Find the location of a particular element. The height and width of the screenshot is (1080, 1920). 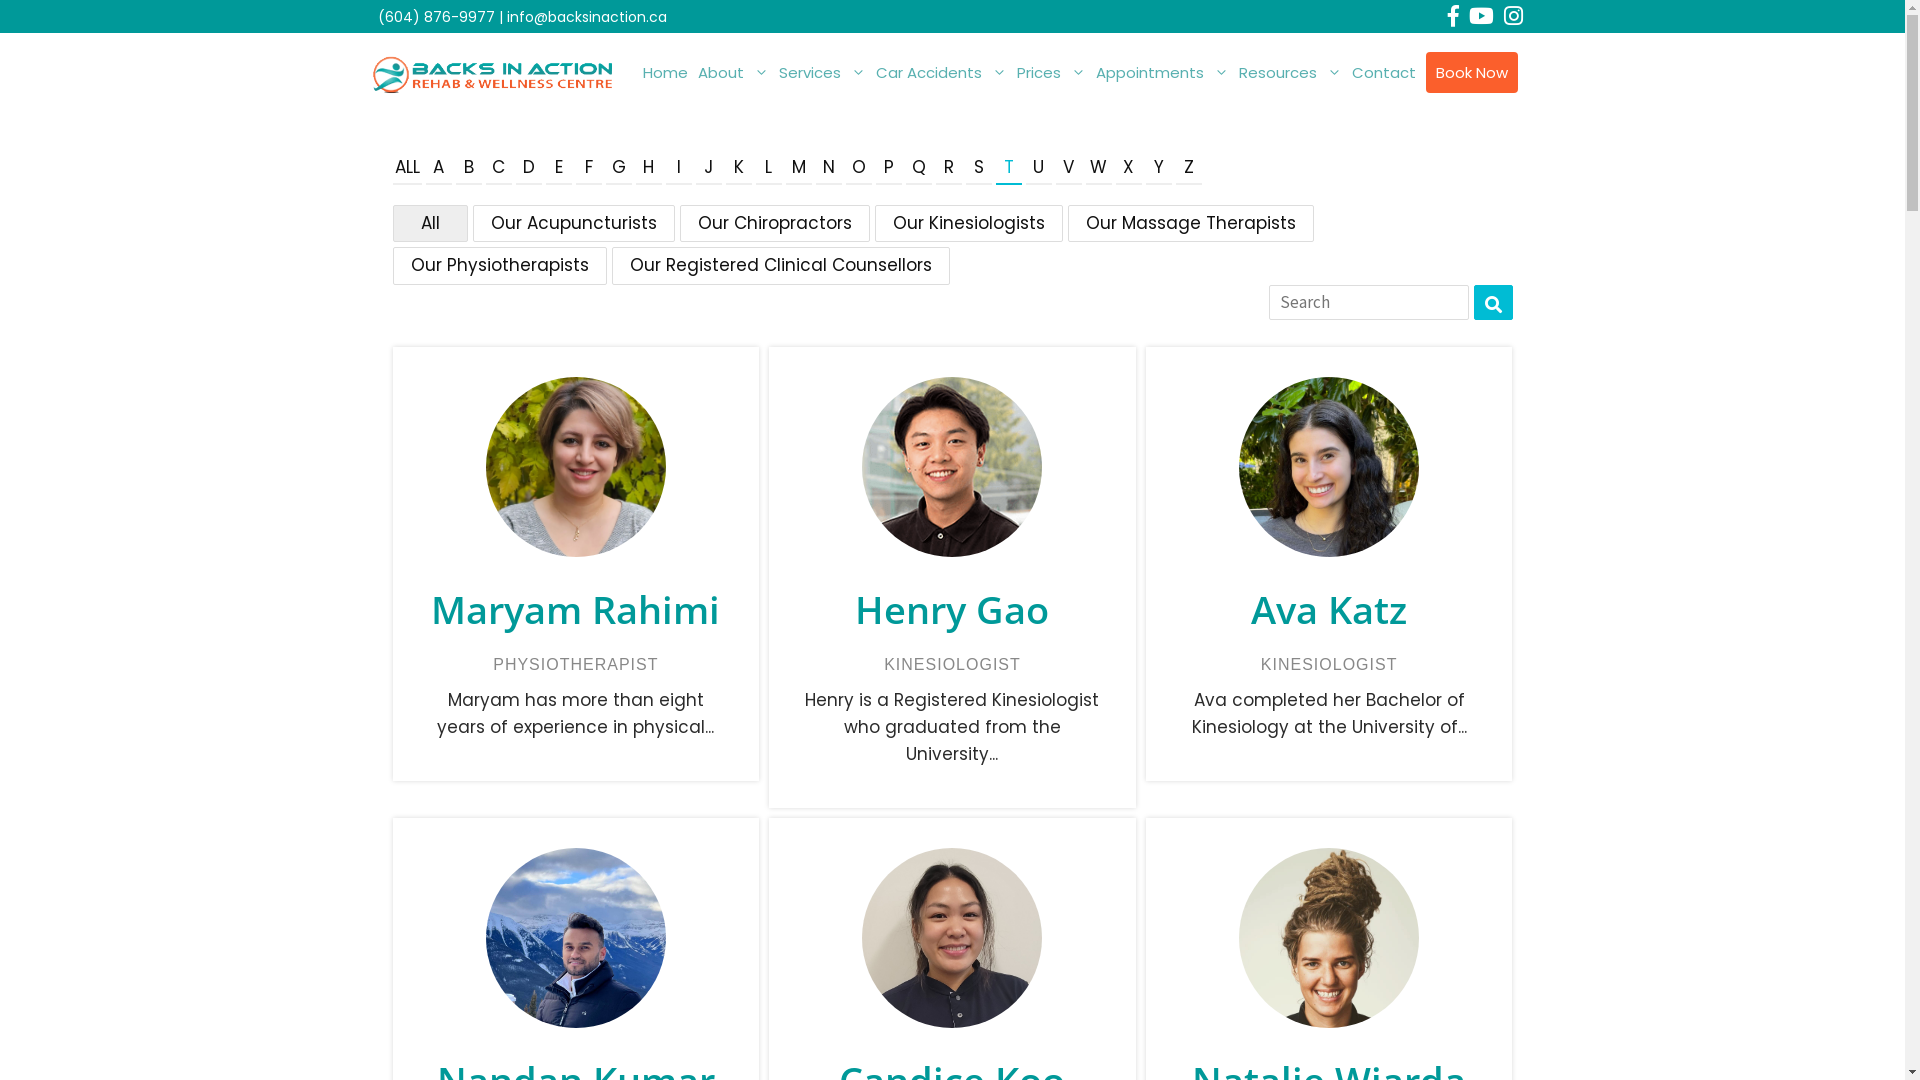

'Our Registered Clinical Counsellors' is located at coordinates (780, 264).